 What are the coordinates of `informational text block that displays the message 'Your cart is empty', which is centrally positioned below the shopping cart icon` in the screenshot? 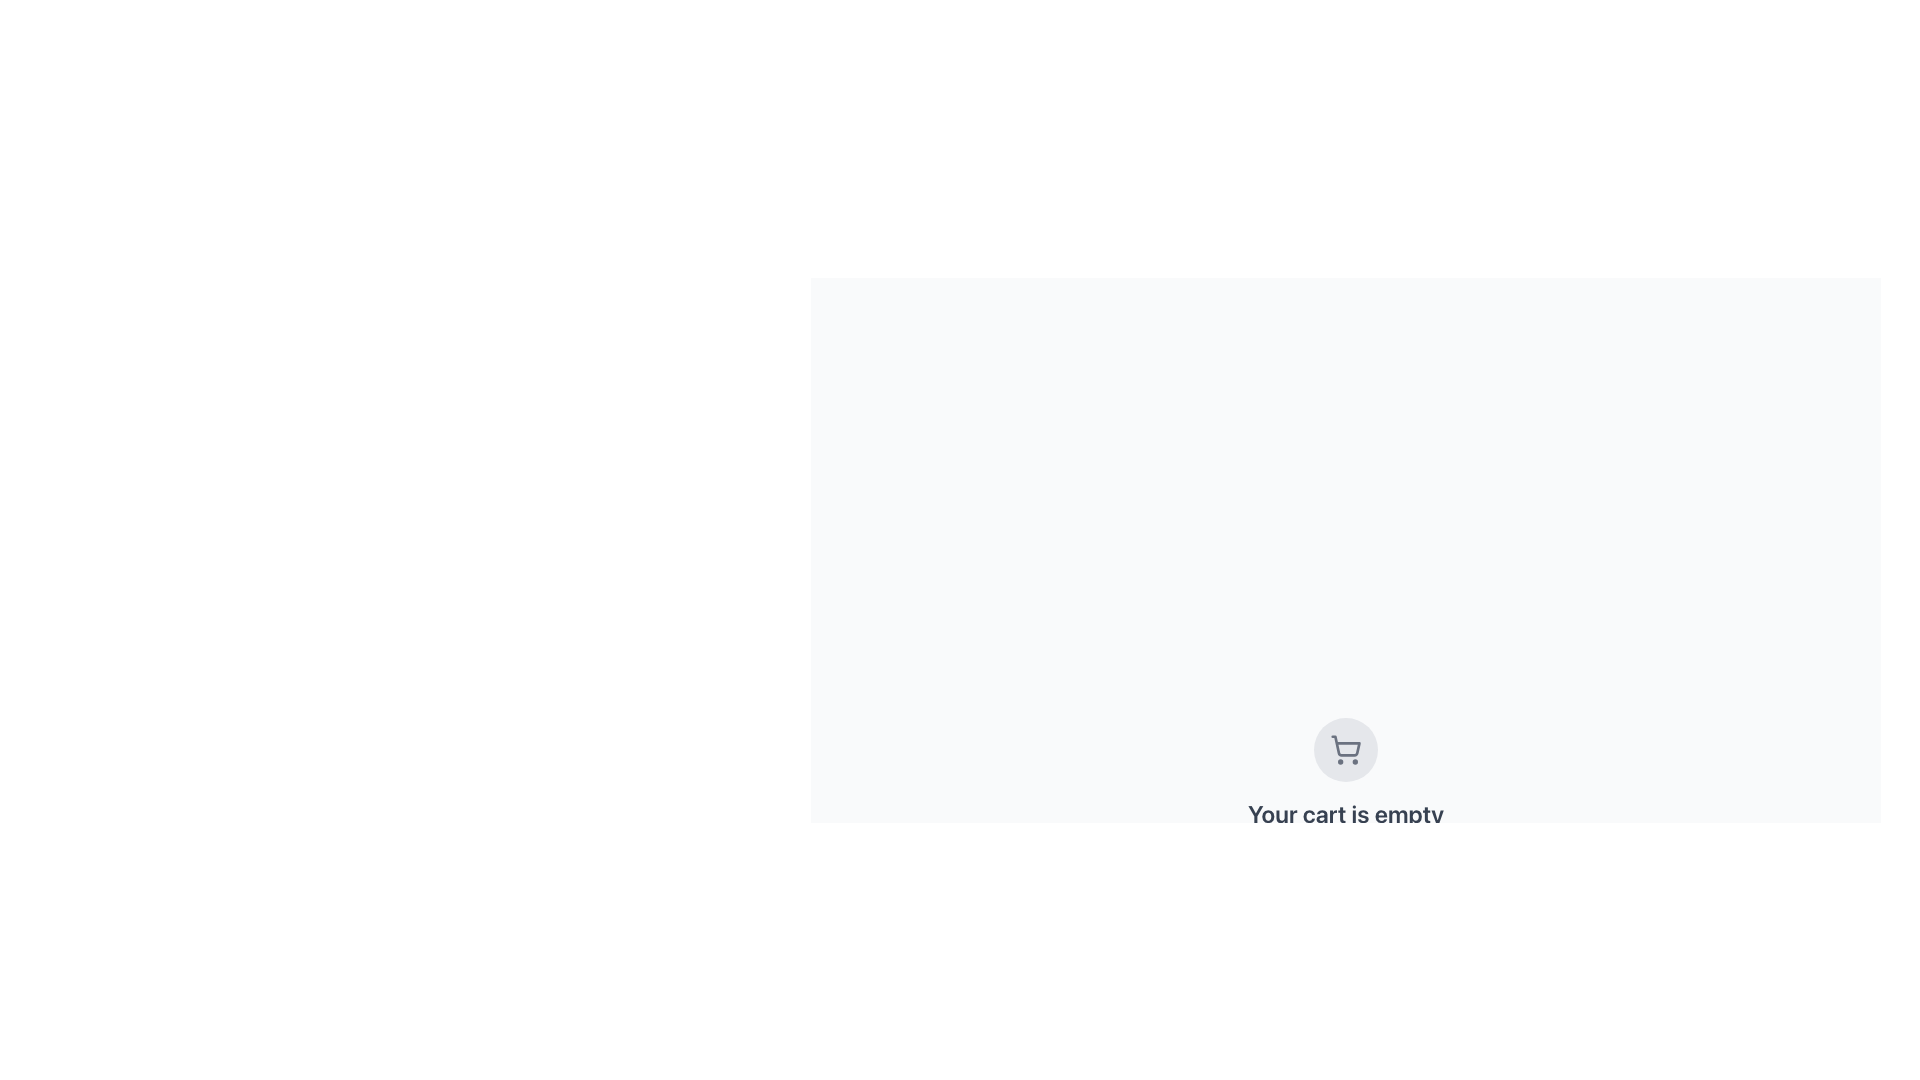 It's located at (1345, 813).